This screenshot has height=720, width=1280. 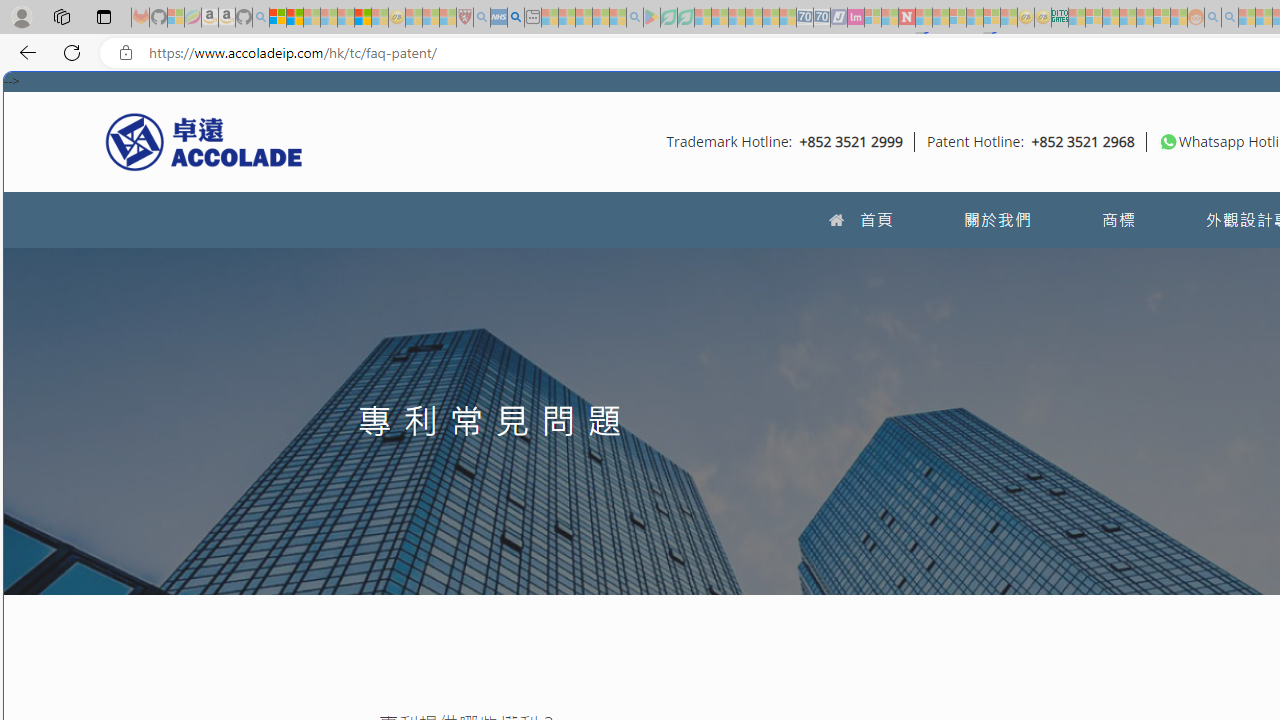 What do you see at coordinates (176, 17) in the screenshot?
I see `'Microsoft-Report a Concern to Bing - Sleeping'` at bounding box center [176, 17].